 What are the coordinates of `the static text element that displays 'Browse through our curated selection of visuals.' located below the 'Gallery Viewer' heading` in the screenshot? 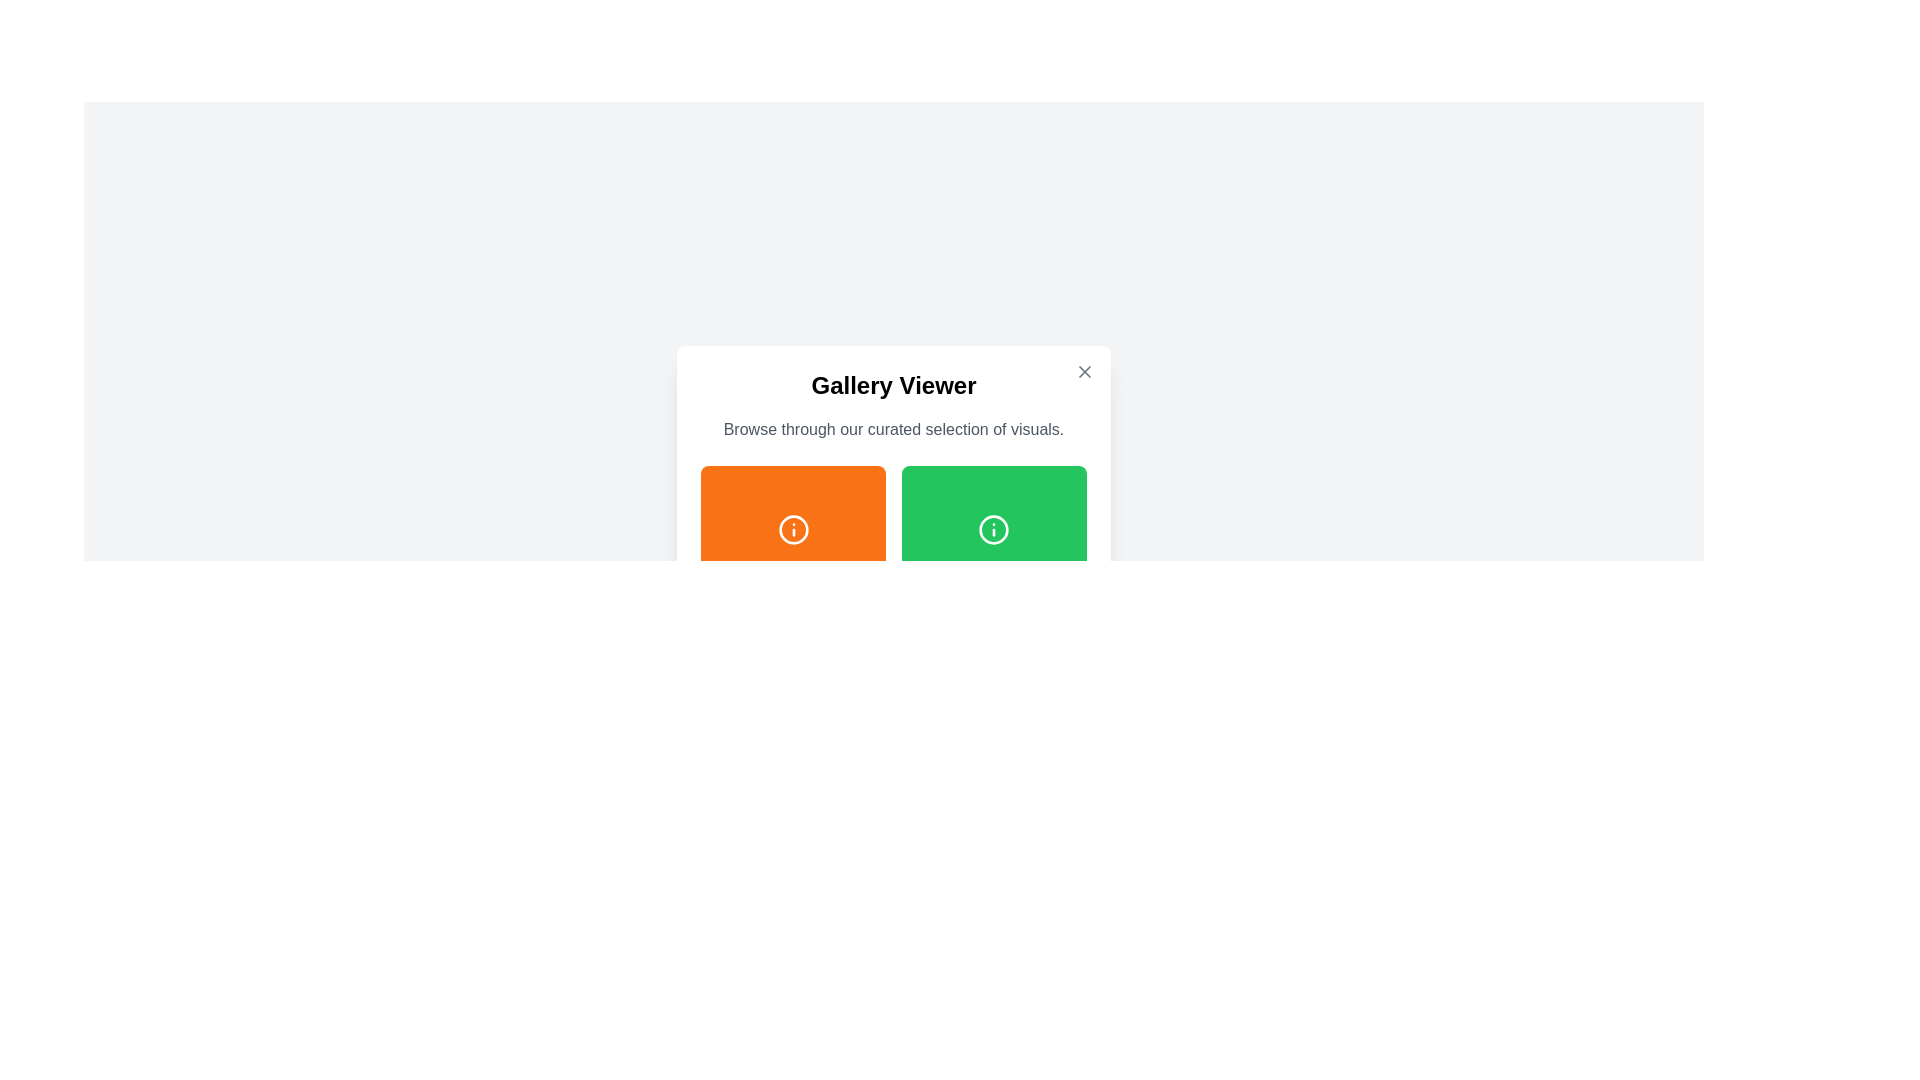 It's located at (892, 428).